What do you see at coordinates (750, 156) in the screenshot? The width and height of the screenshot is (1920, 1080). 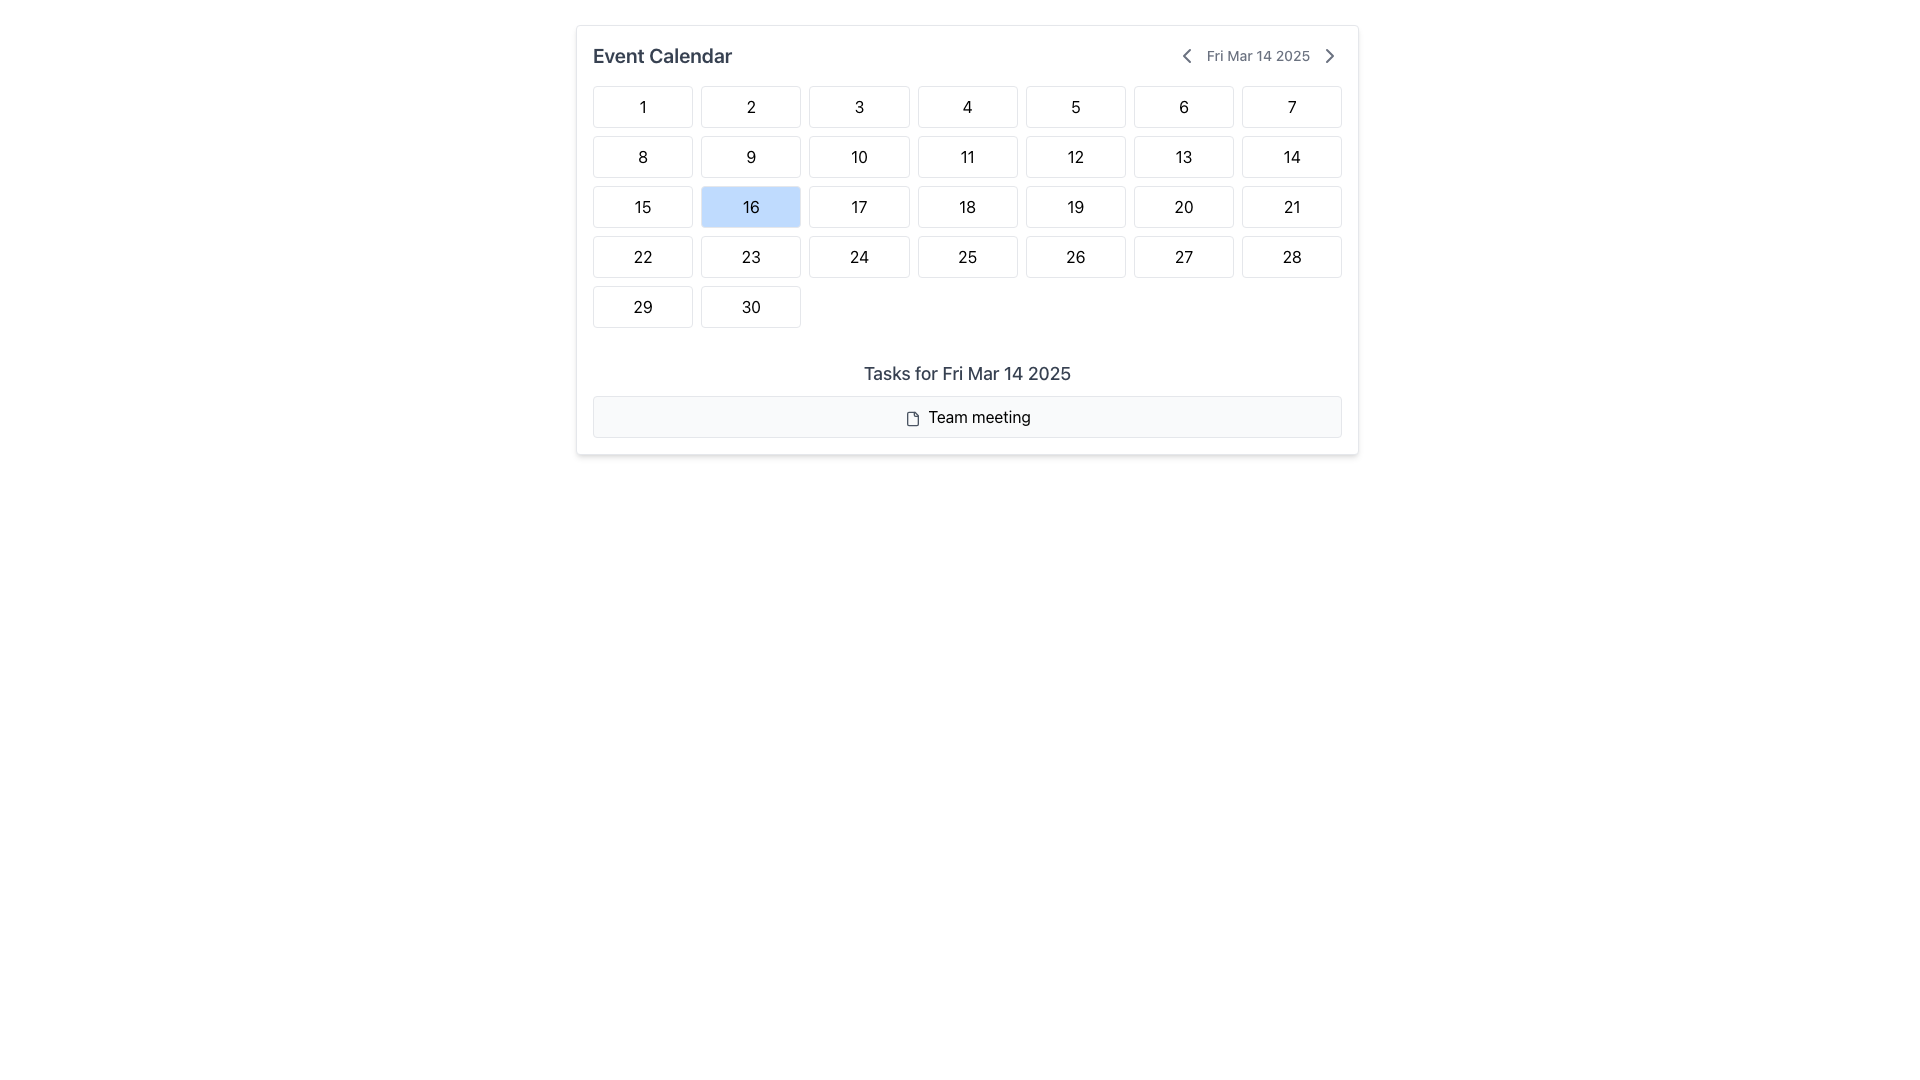 I see `the ninth day in the calendar grid, which is located in the second row and second column of the 'Event Calendar' layout` at bounding box center [750, 156].